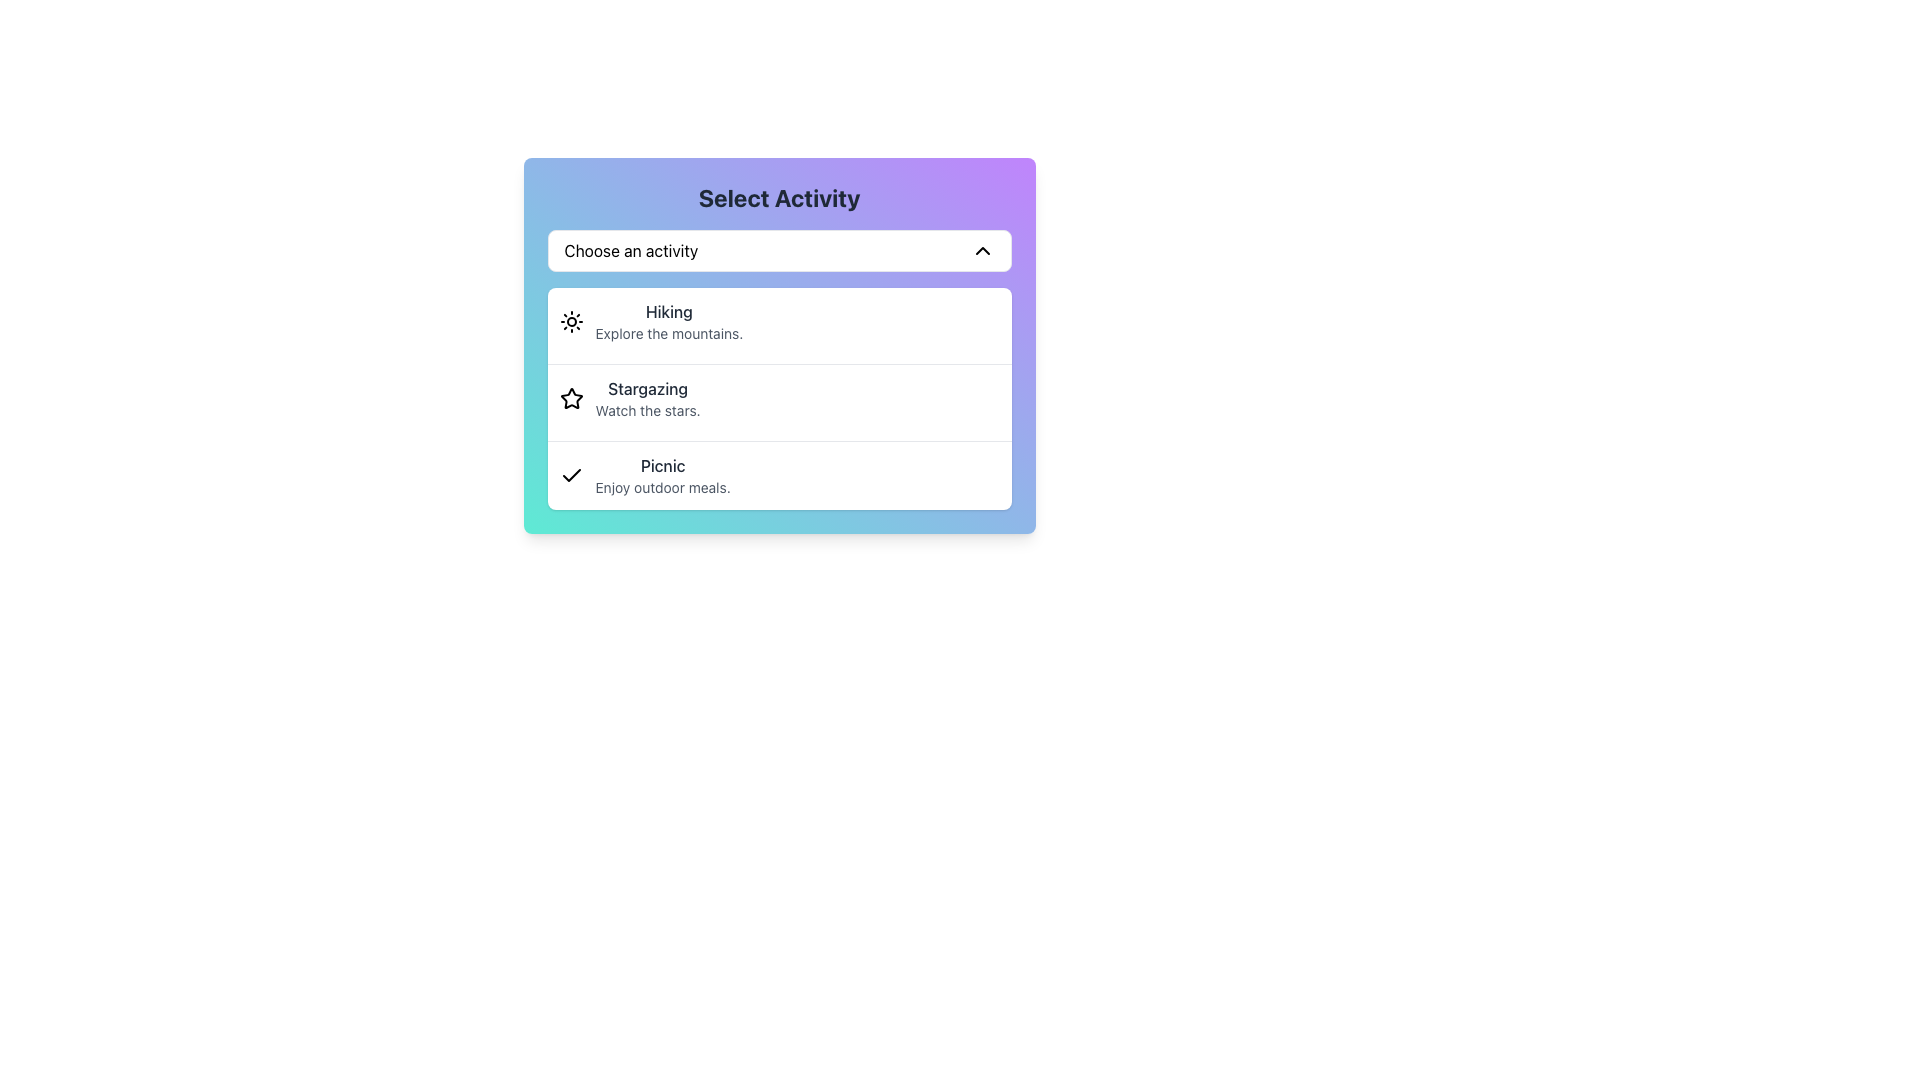  What do you see at coordinates (669, 320) in the screenshot?
I see `text from the Text Block that contains the activity 'Hiking' and its description 'Explore the mountains.' located in the dropdown interface titled 'Select Activity'` at bounding box center [669, 320].